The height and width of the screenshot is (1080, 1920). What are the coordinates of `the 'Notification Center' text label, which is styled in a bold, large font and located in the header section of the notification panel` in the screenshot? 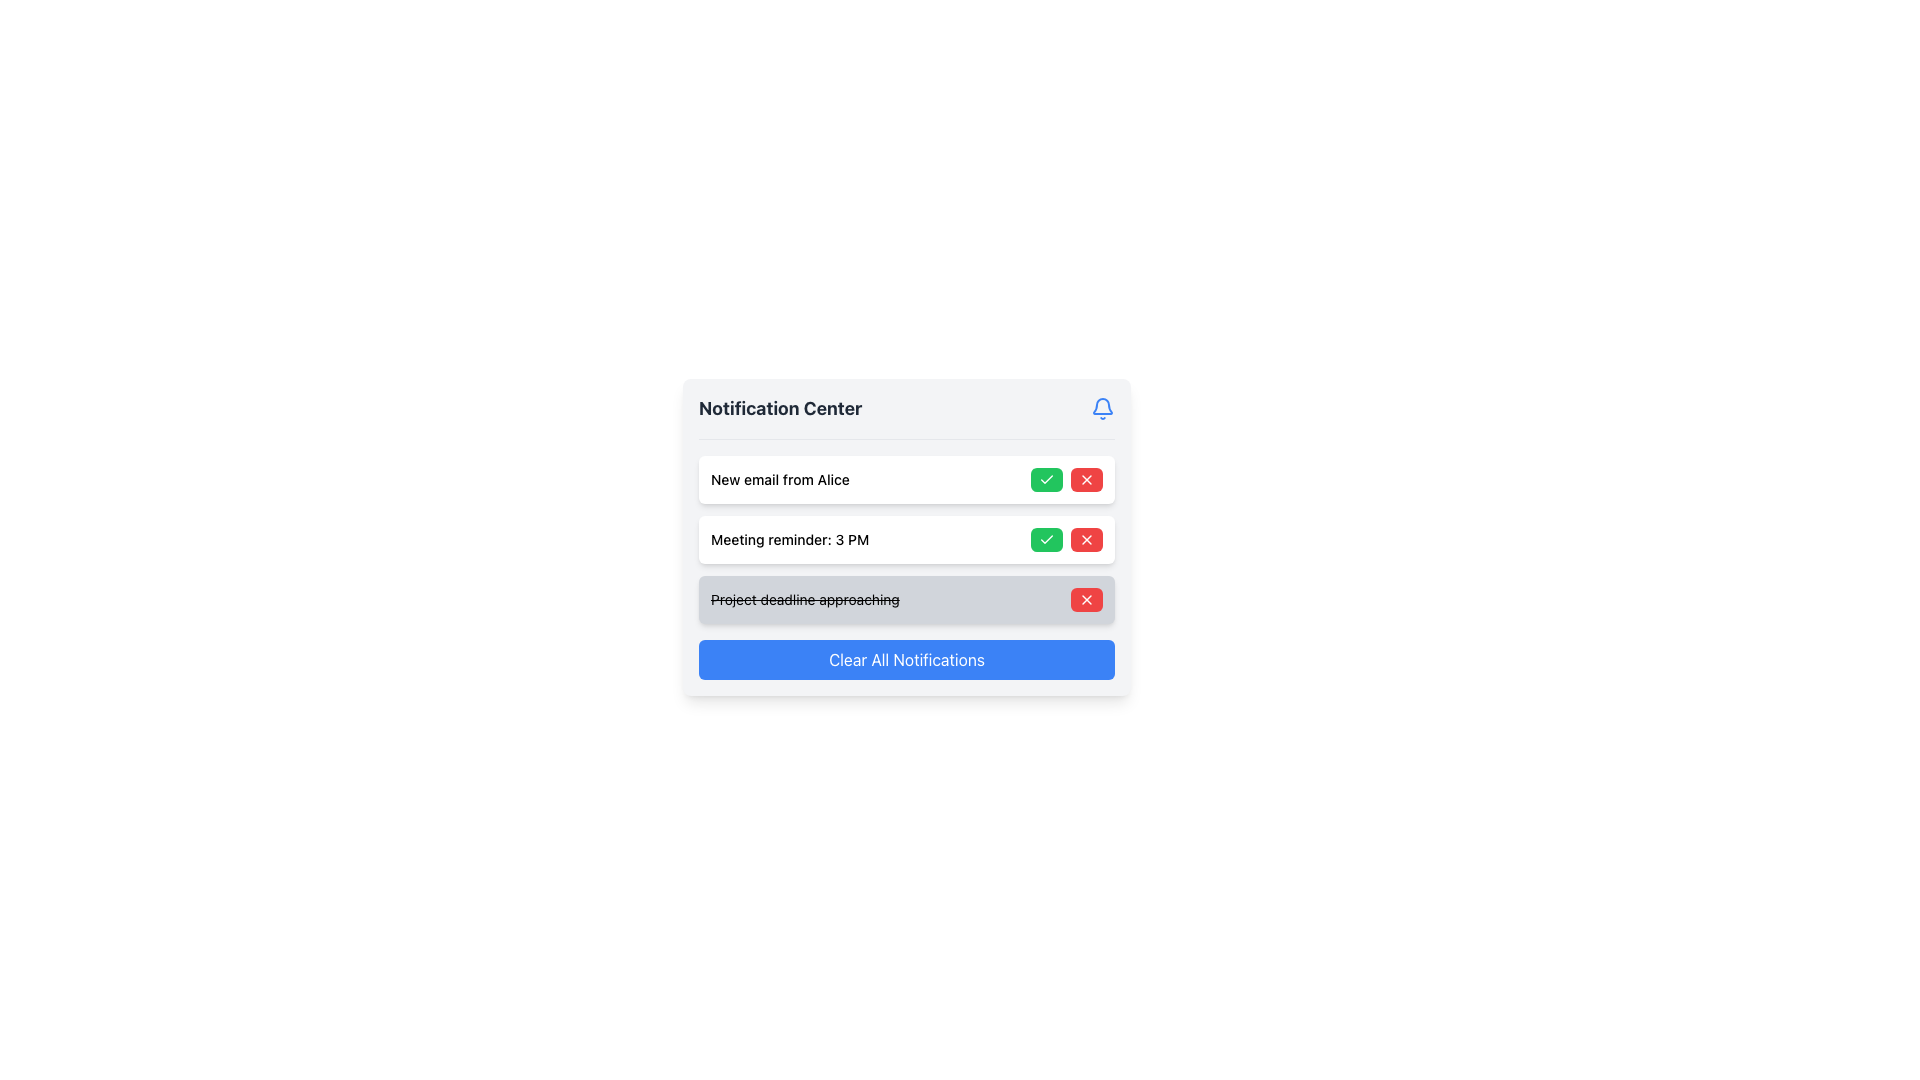 It's located at (779, 407).